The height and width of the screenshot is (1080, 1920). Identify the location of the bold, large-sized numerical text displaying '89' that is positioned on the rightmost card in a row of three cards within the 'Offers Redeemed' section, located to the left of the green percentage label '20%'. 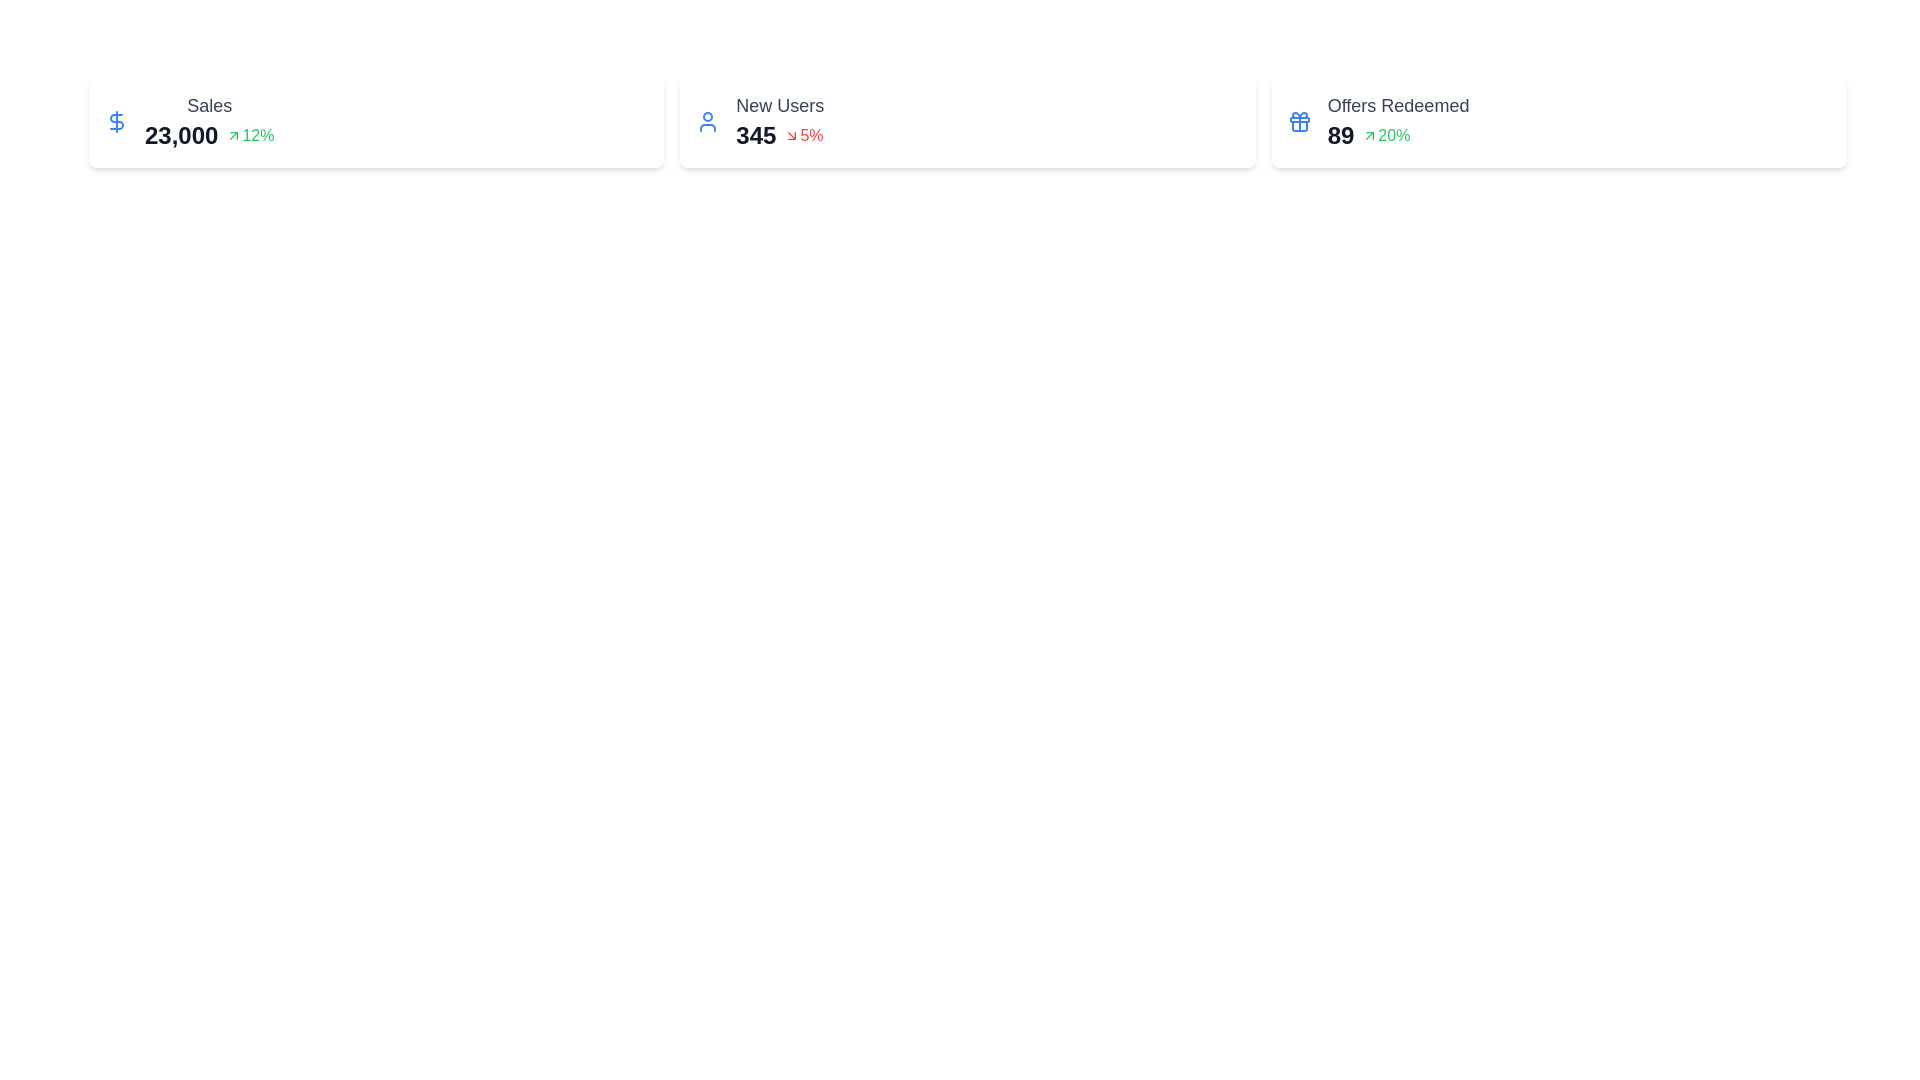
(1340, 135).